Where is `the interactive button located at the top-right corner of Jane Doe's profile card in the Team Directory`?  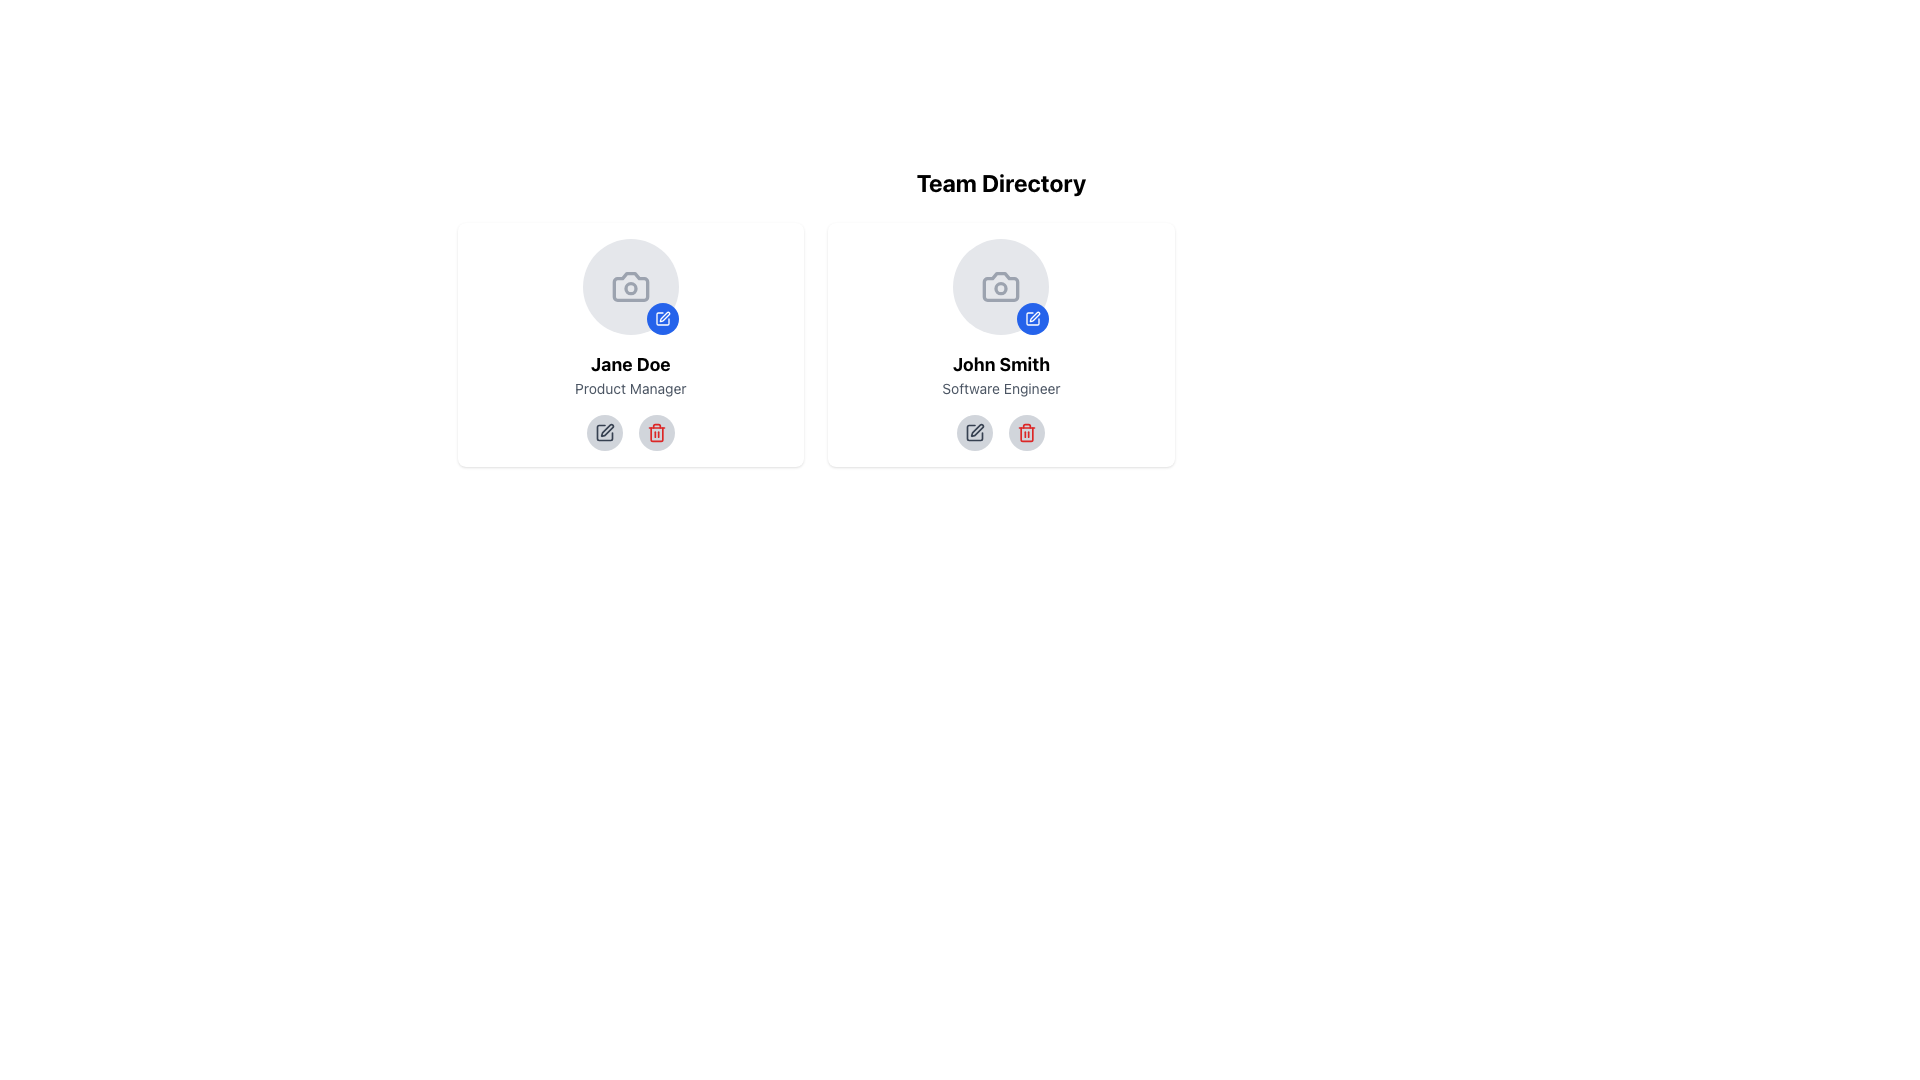
the interactive button located at the top-right corner of Jane Doe's profile card in the Team Directory is located at coordinates (662, 318).